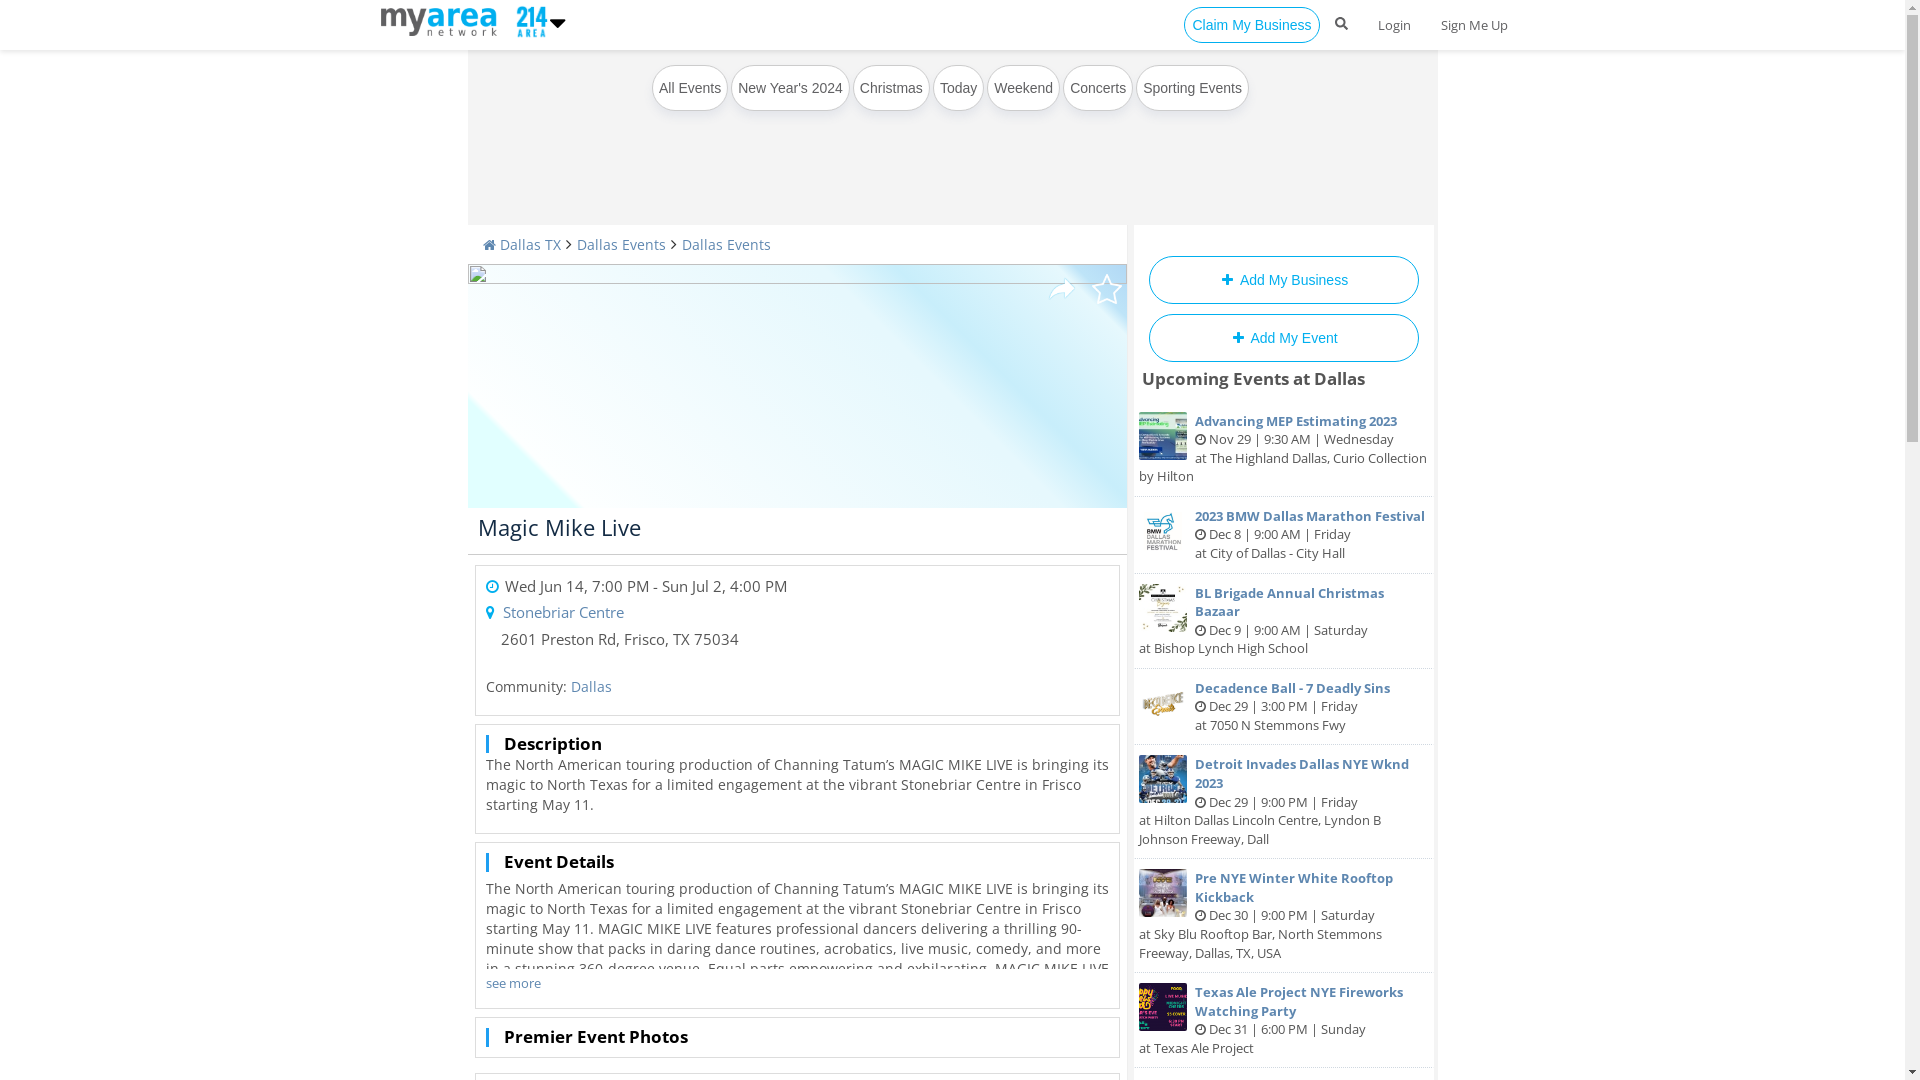  I want to click on 'Christmas', so click(890, 87).